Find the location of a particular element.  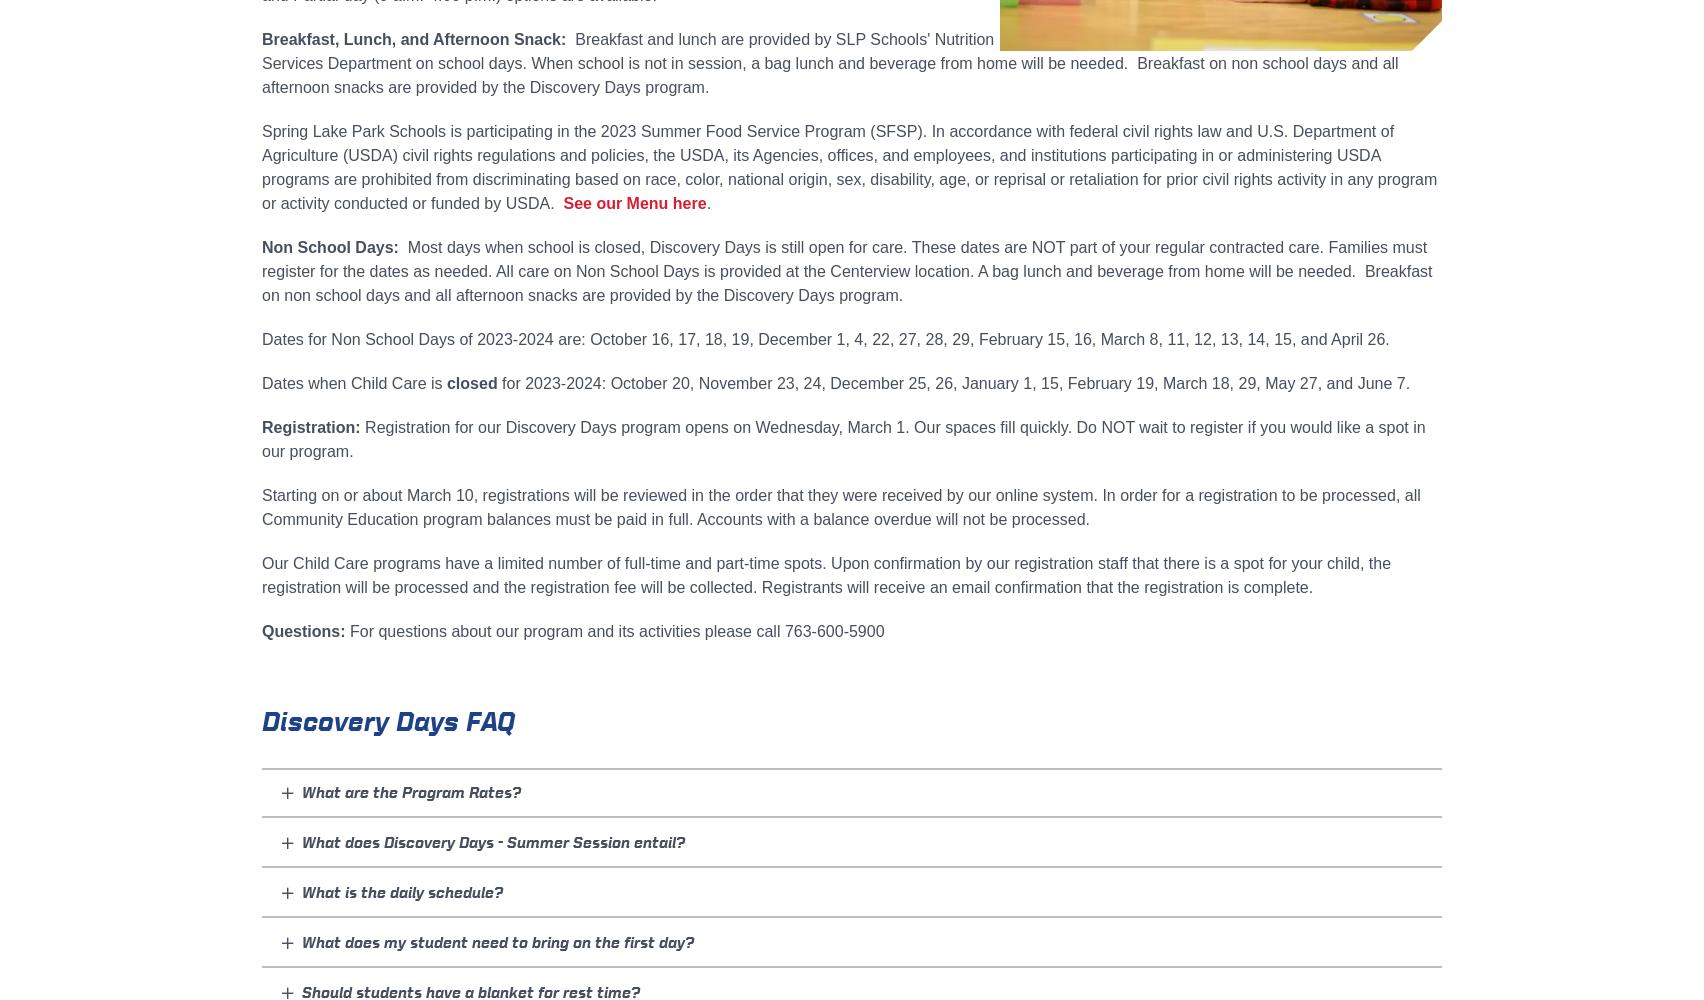

'What are the Program Rates?' is located at coordinates (300, 792).